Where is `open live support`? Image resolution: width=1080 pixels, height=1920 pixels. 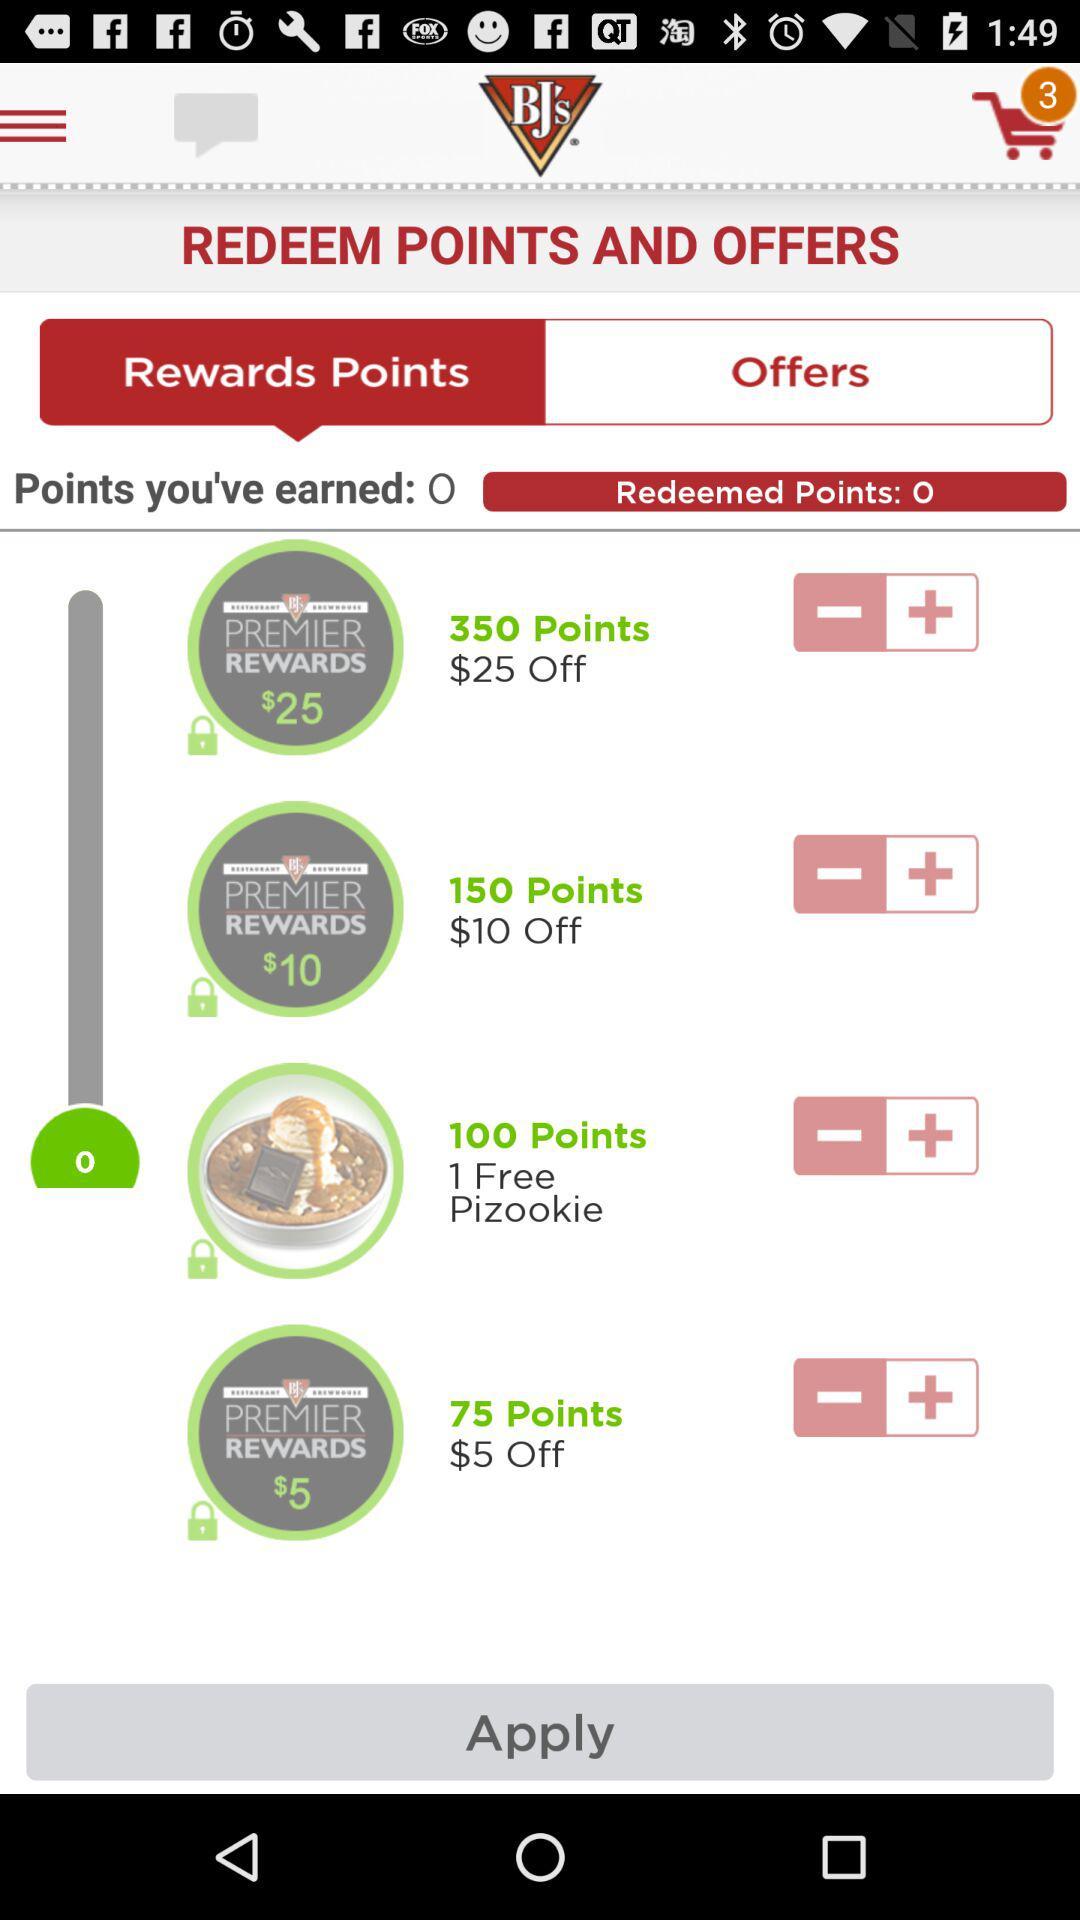 open live support is located at coordinates (218, 124).